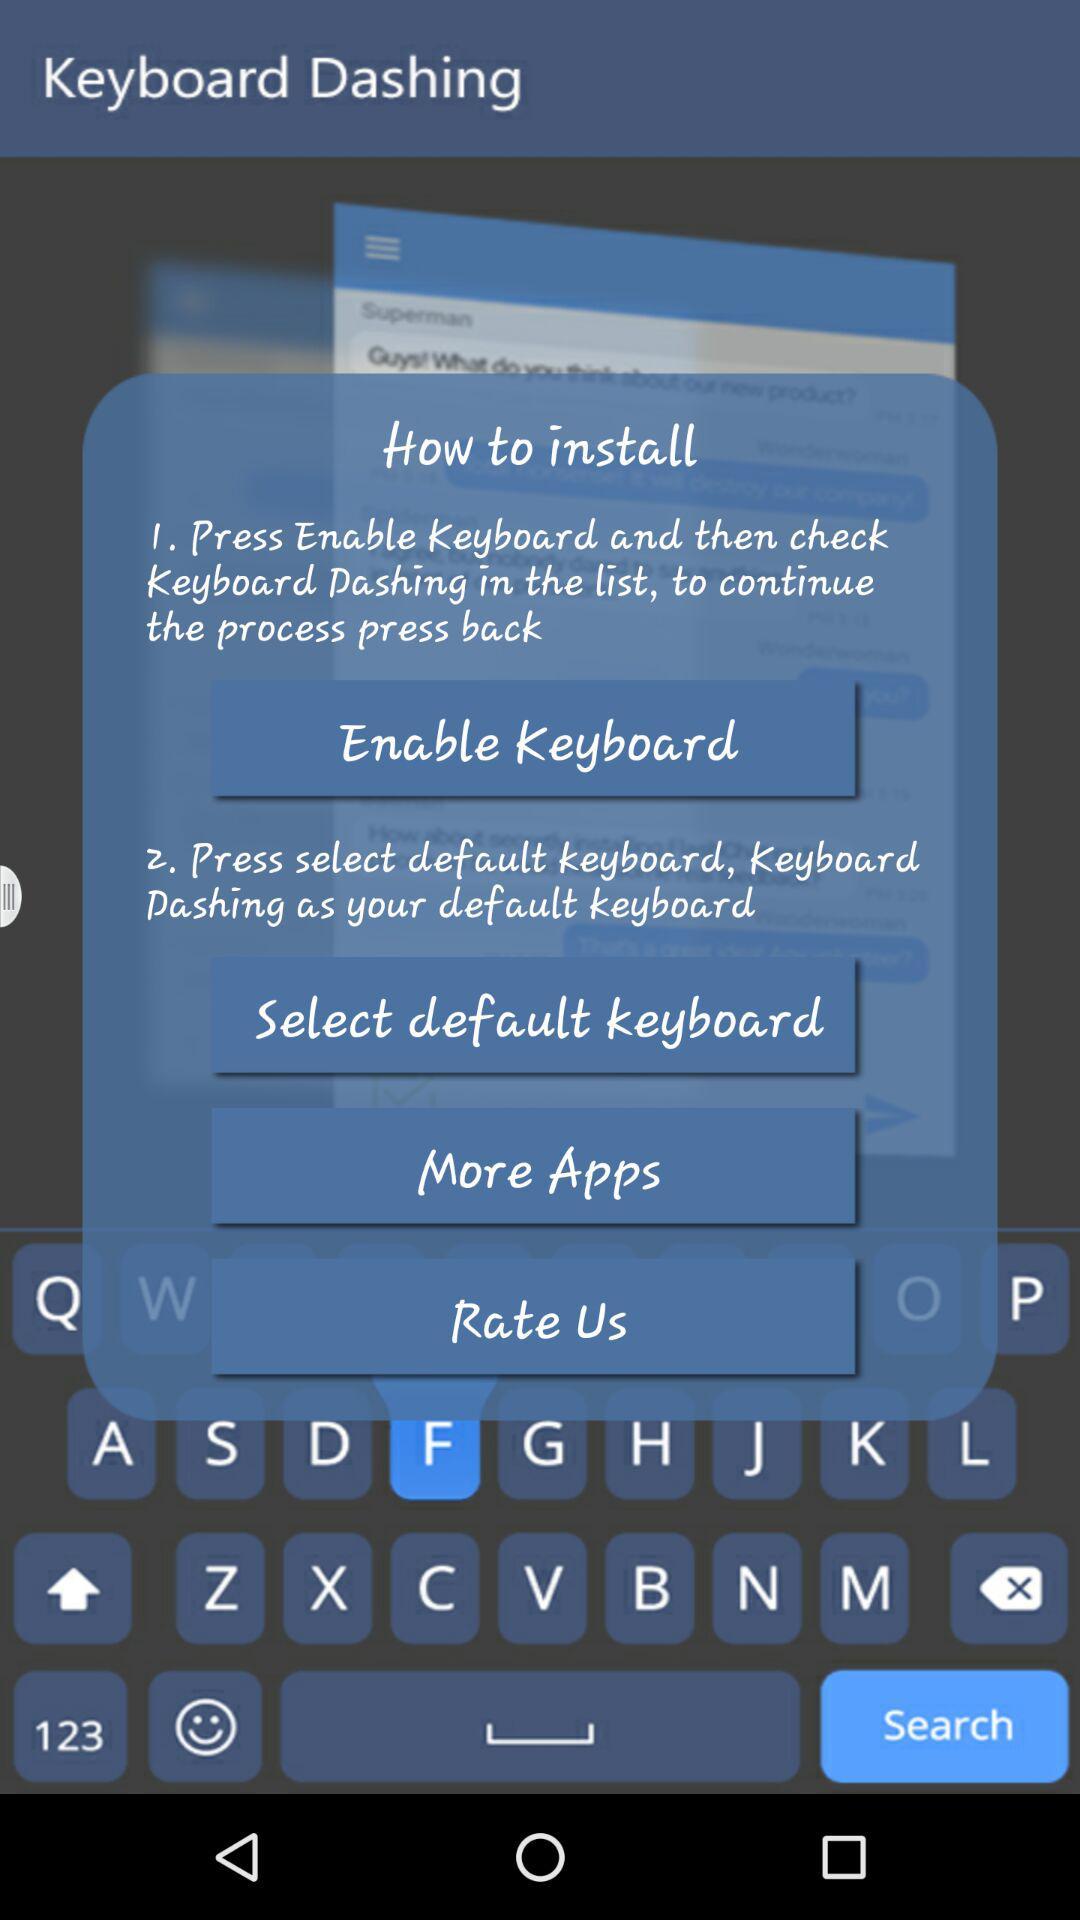 Image resolution: width=1080 pixels, height=1920 pixels. I want to click on item on the left, so click(23, 895).